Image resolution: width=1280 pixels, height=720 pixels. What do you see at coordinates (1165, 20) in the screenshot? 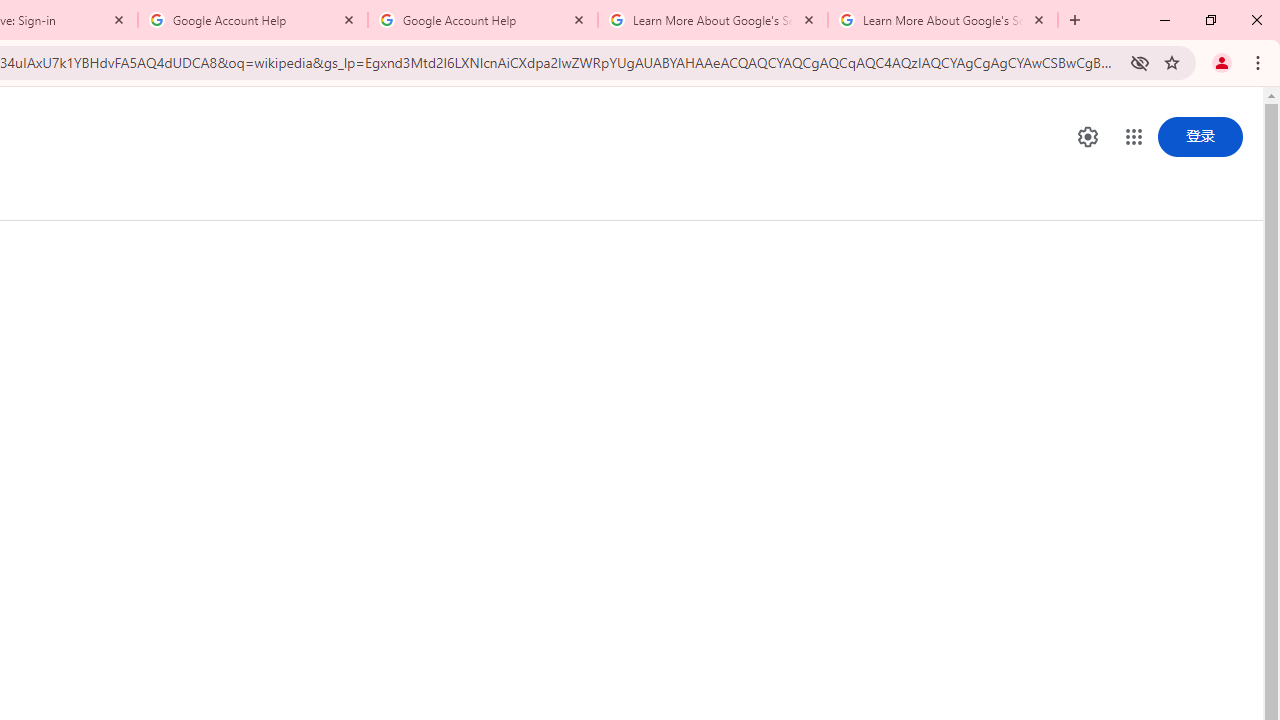
I see `'Minimize'` at bounding box center [1165, 20].